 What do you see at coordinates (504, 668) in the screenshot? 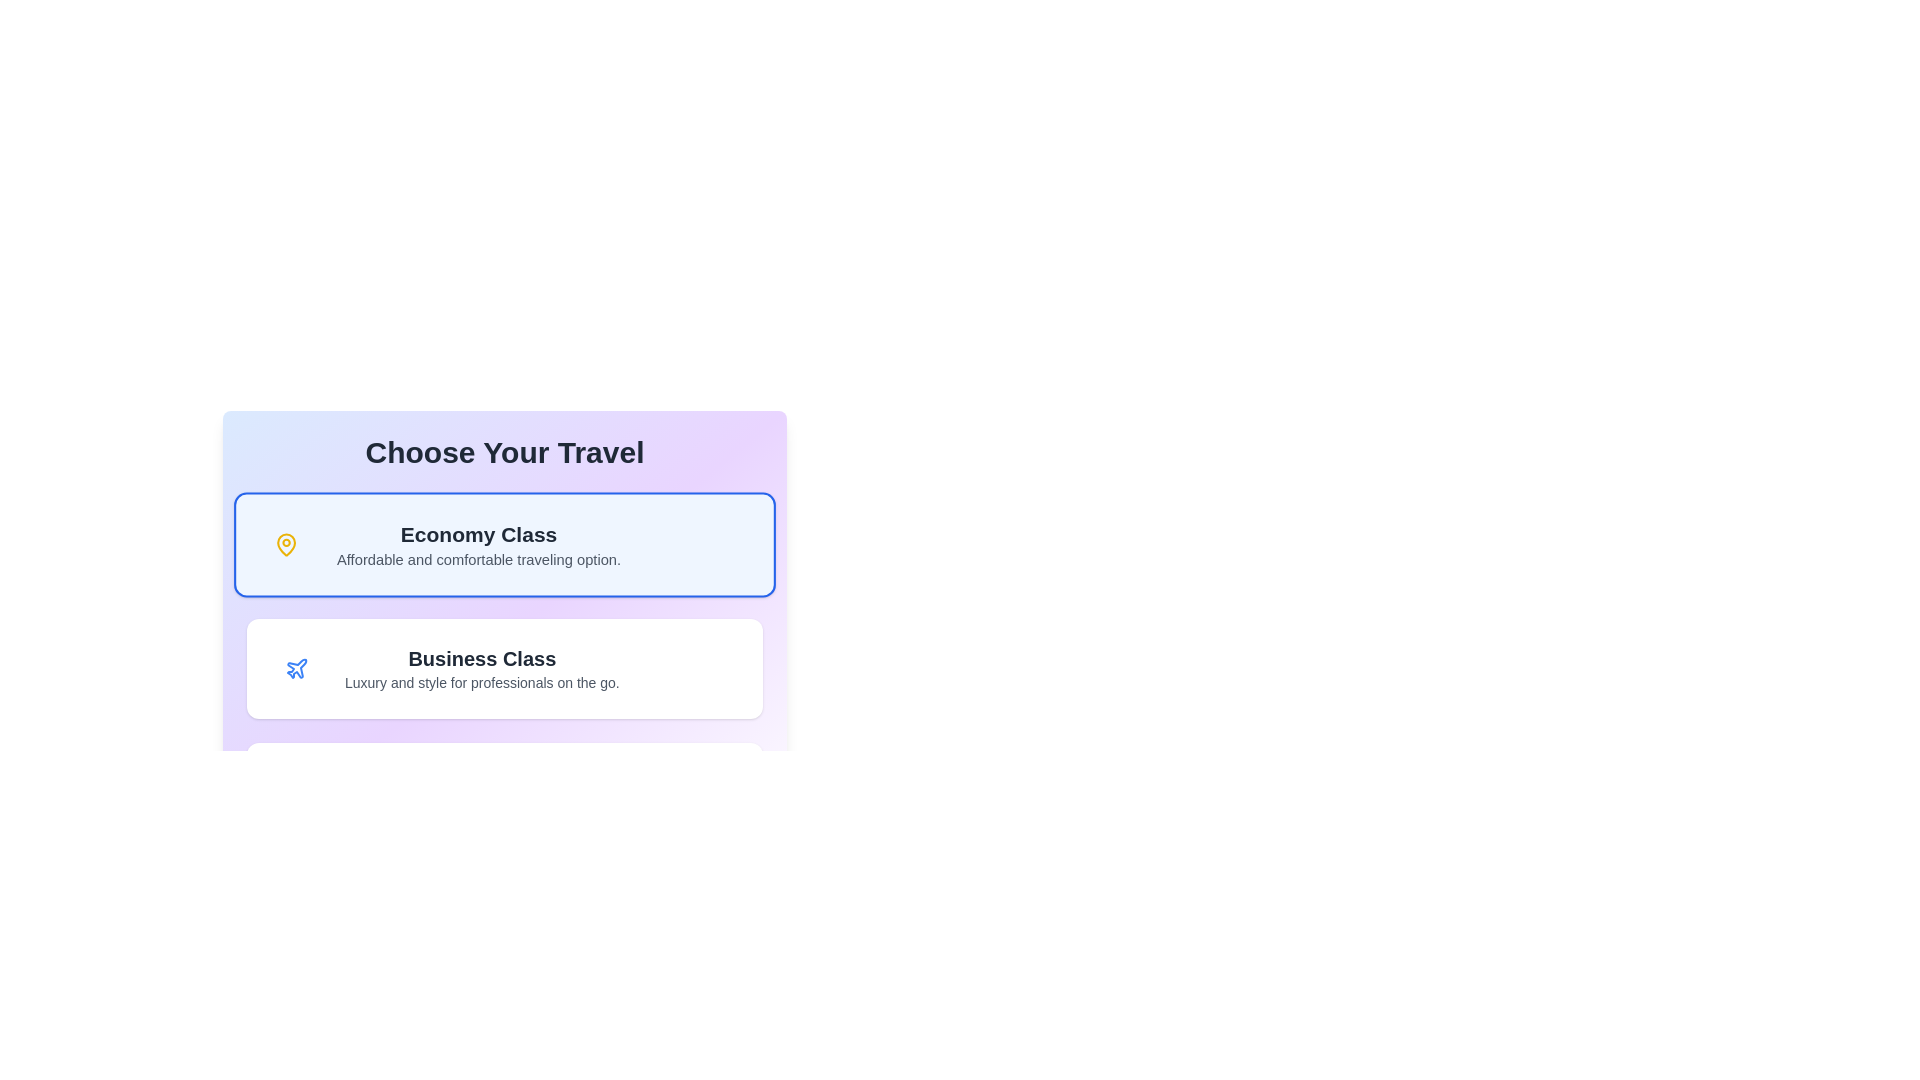
I see `the 'Business Class' card, which features a heading in bold text and an airplane icon` at bounding box center [504, 668].